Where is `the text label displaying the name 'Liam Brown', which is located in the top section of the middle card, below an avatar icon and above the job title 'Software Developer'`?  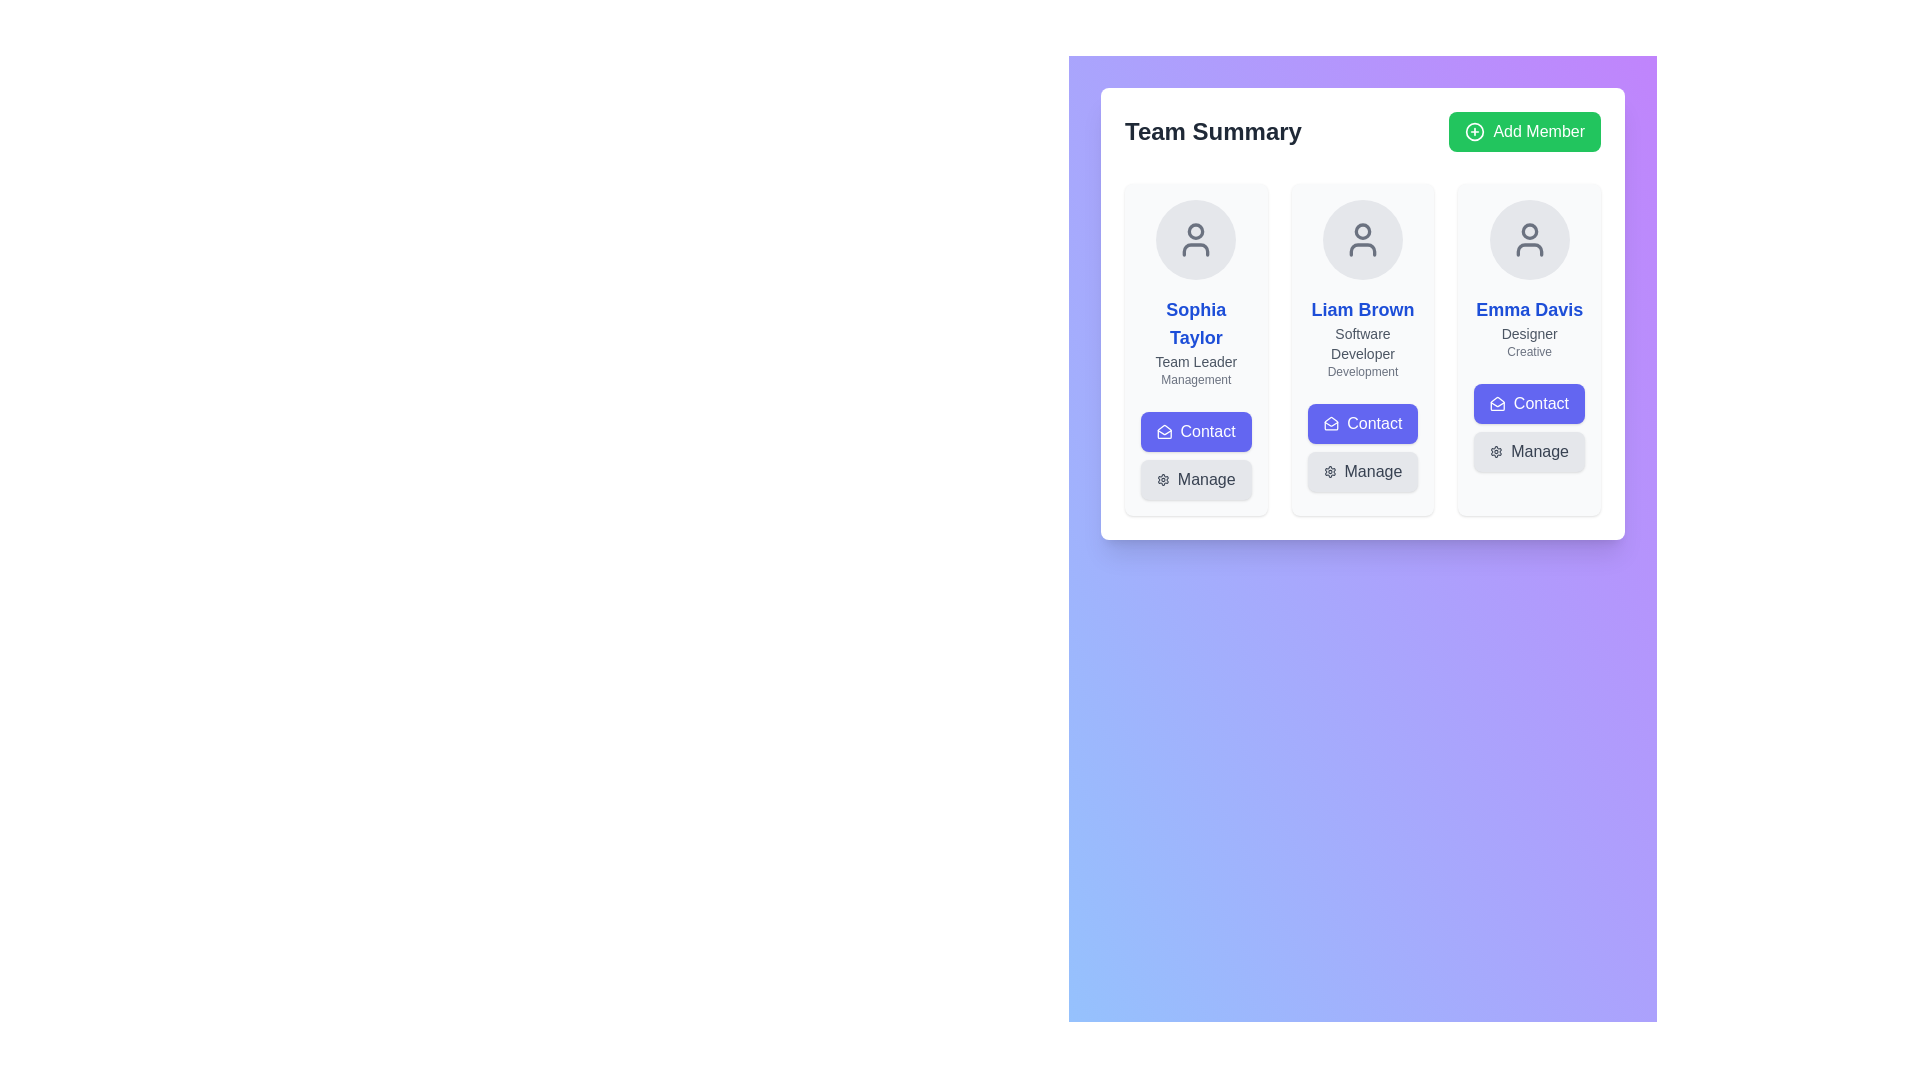
the text label displaying the name 'Liam Brown', which is located in the top section of the middle card, below an avatar icon and above the job title 'Software Developer' is located at coordinates (1362, 309).